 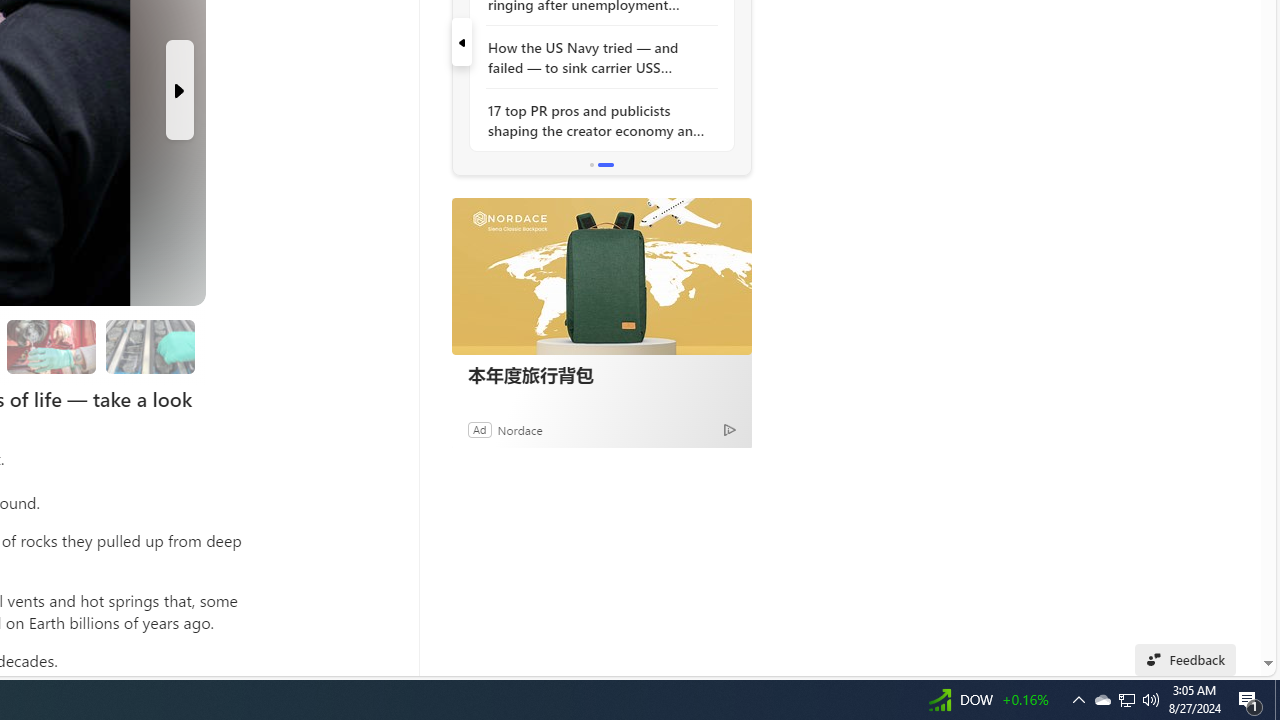 What do you see at coordinates (149, 346) in the screenshot?
I see `'Researchers are still studying the samples'` at bounding box center [149, 346].